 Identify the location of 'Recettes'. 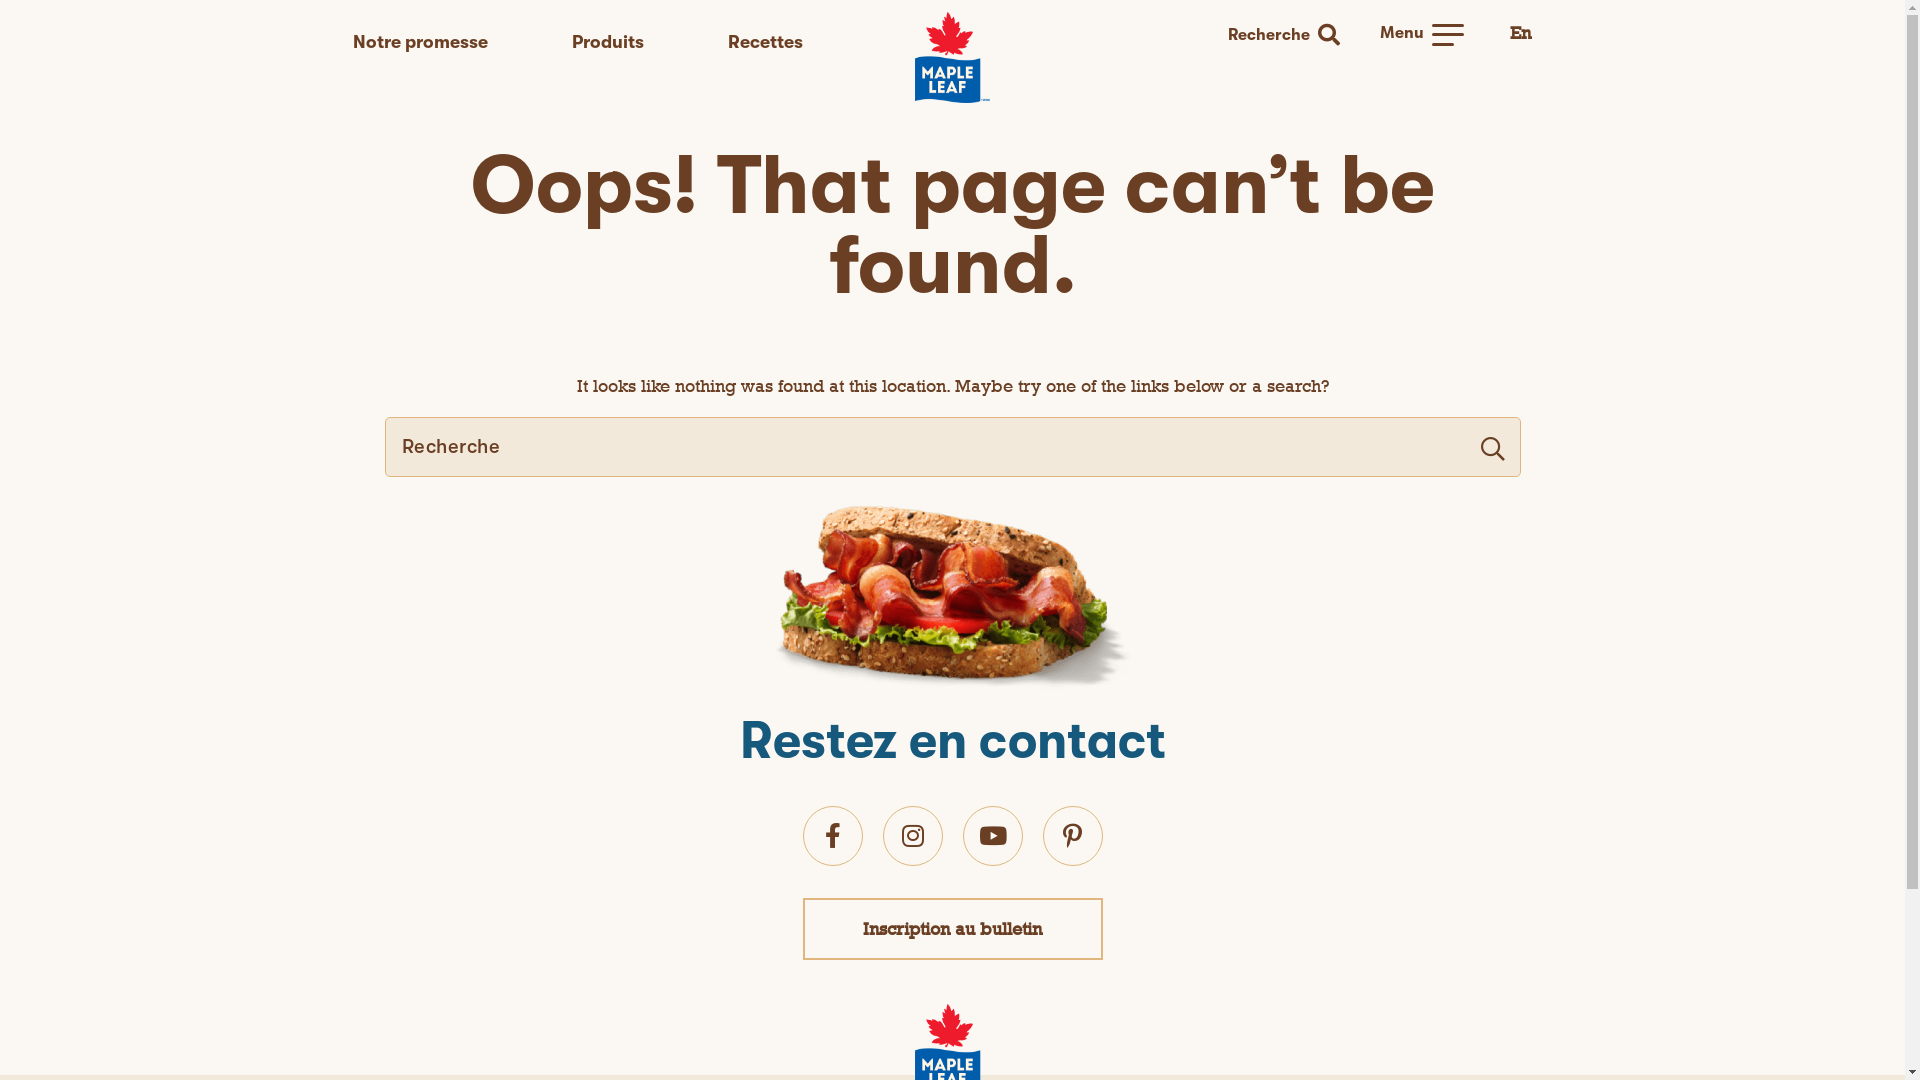
(764, 42).